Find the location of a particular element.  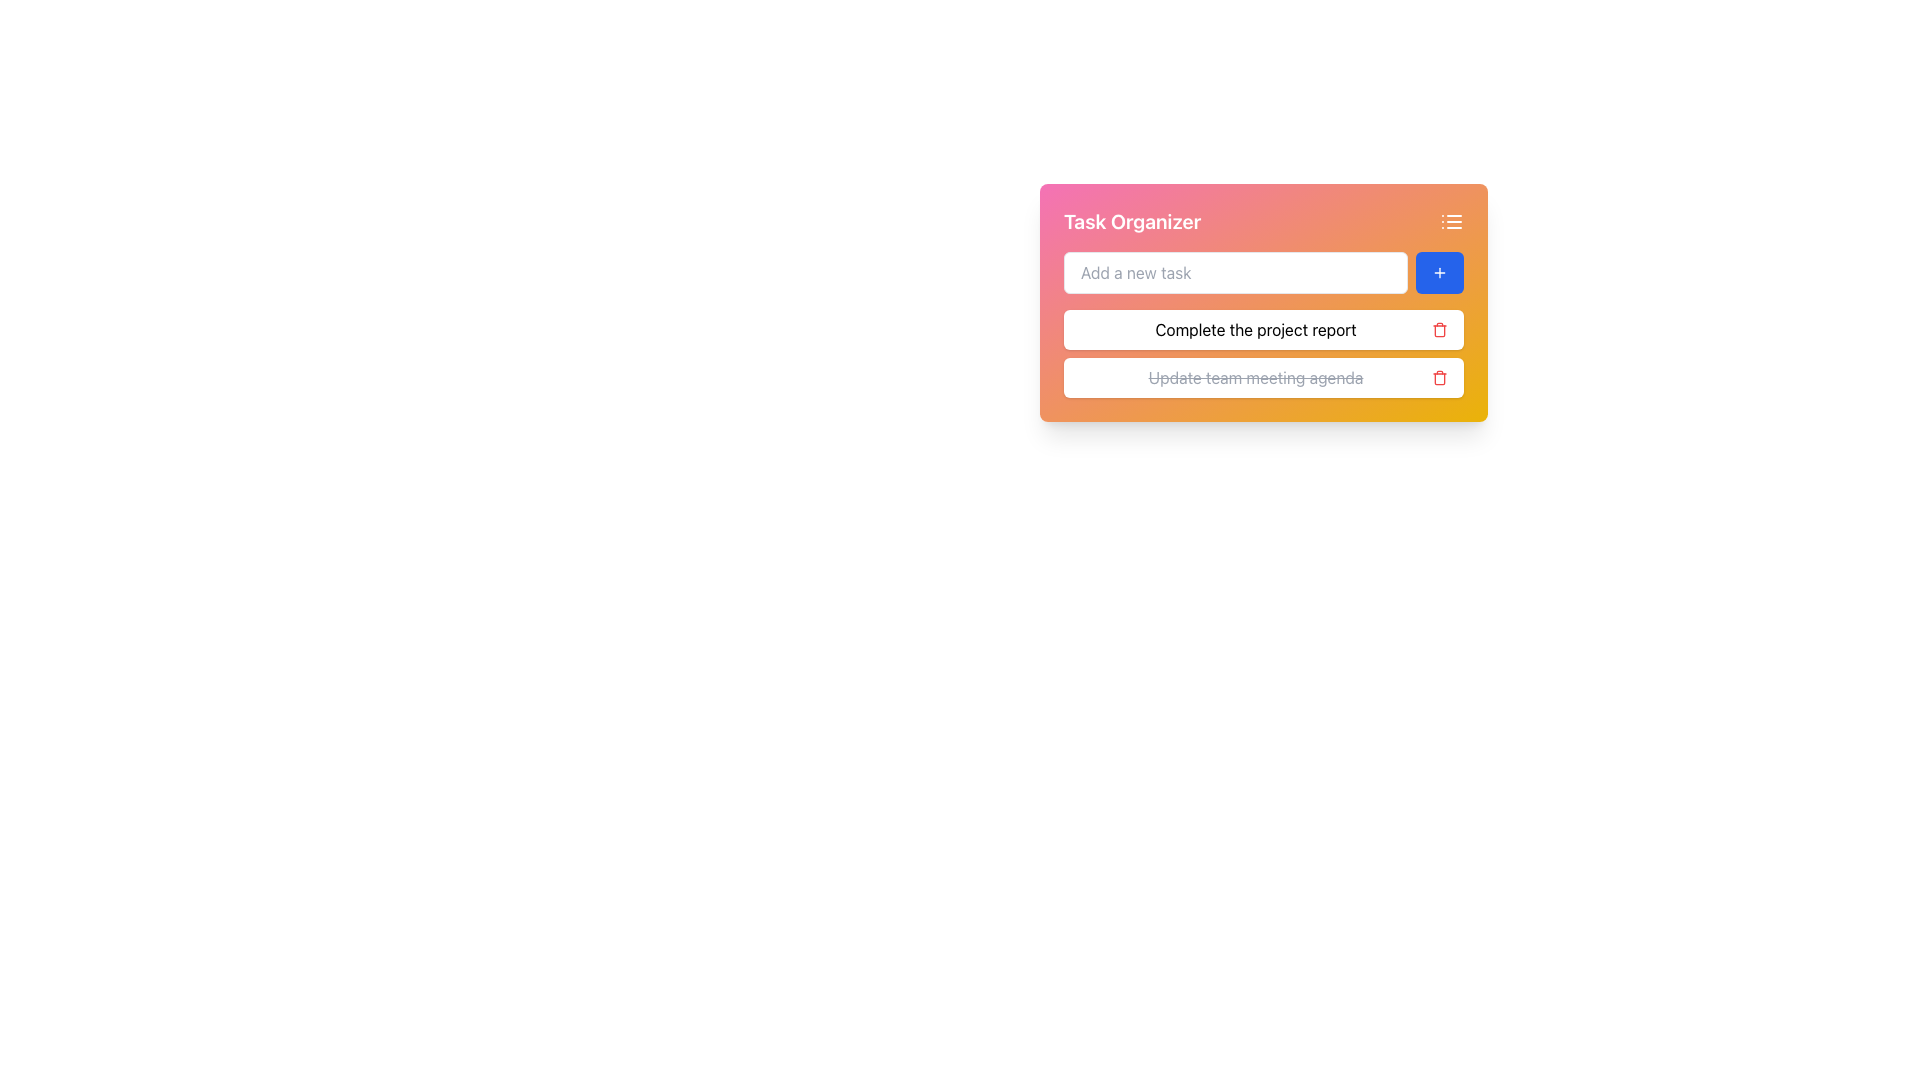

the task organizer module, which allows users is located at coordinates (1262, 303).